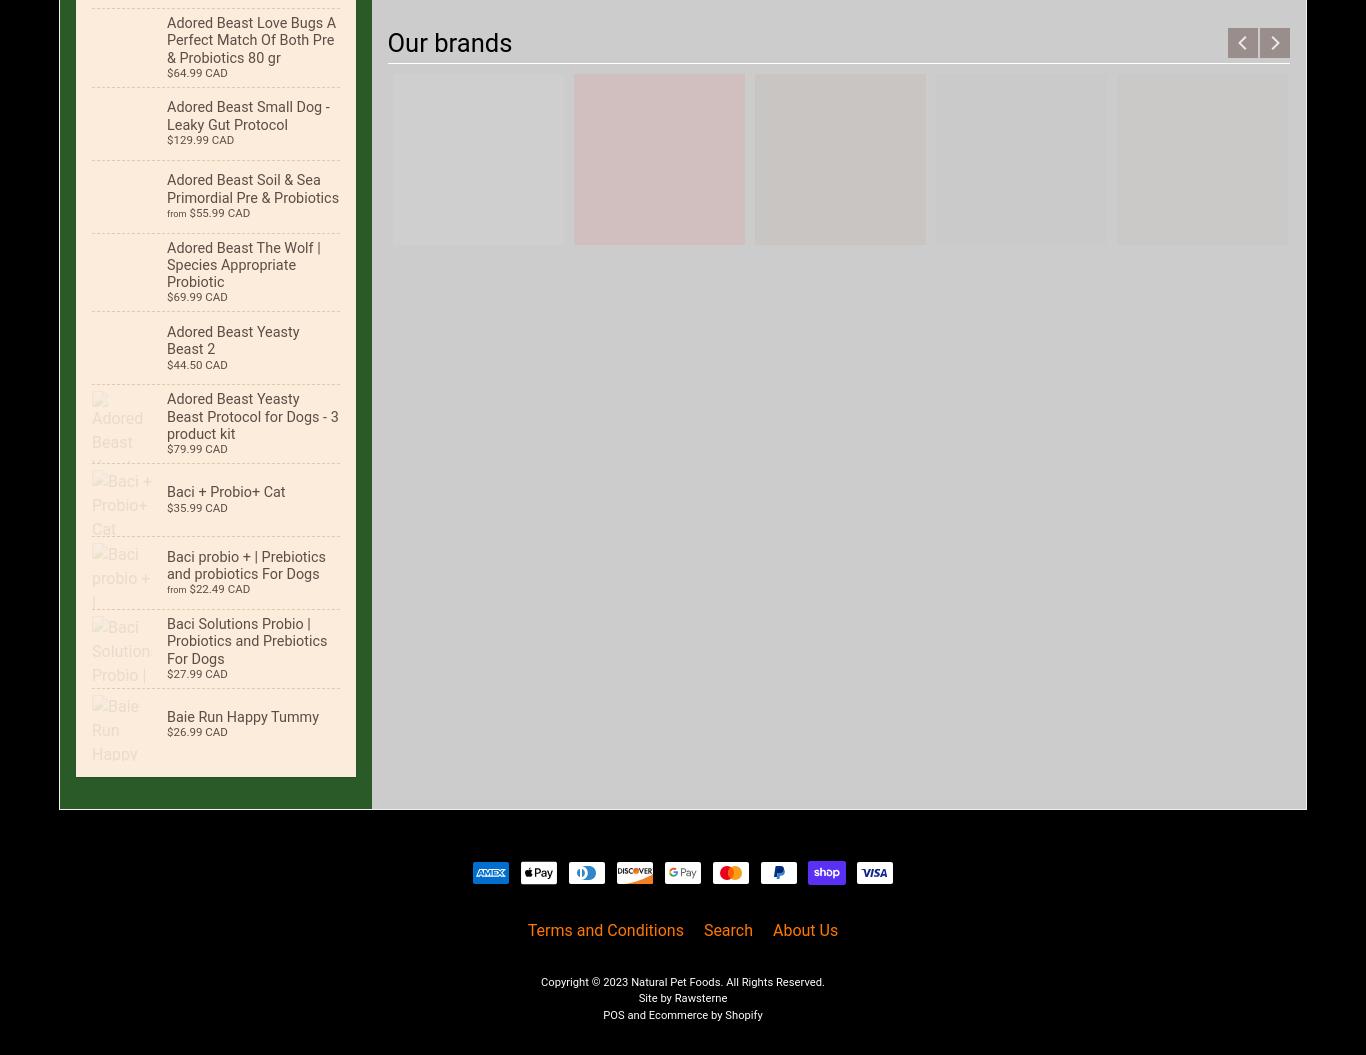 The width and height of the screenshot is (1366, 1055). What do you see at coordinates (635, 1014) in the screenshot?
I see `'and'` at bounding box center [635, 1014].